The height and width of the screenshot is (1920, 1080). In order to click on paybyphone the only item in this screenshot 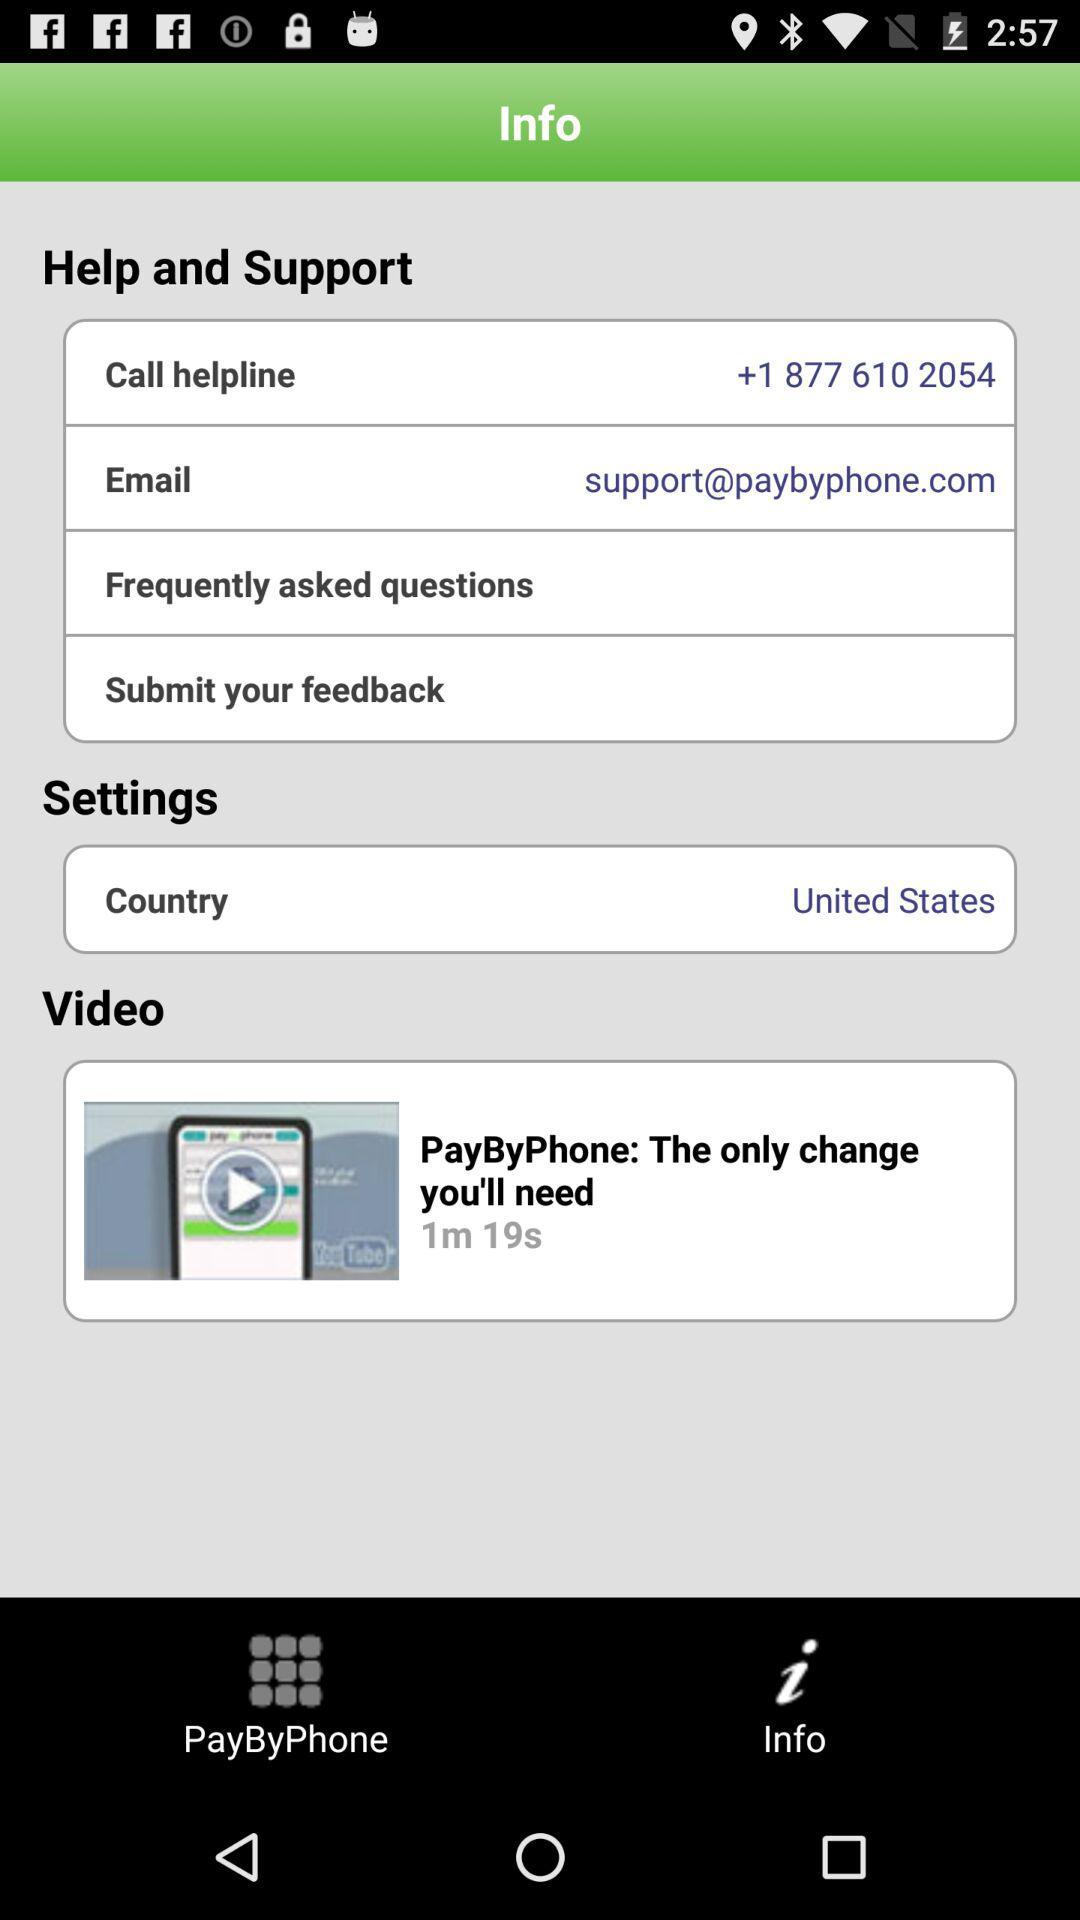, I will do `click(540, 1190)`.